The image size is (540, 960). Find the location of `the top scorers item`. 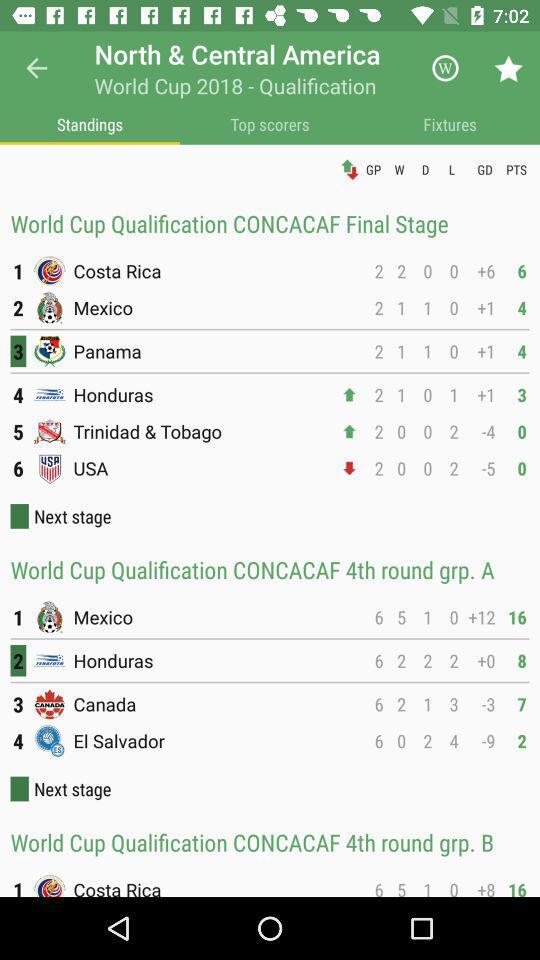

the top scorers item is located at coordinates (270, 123).